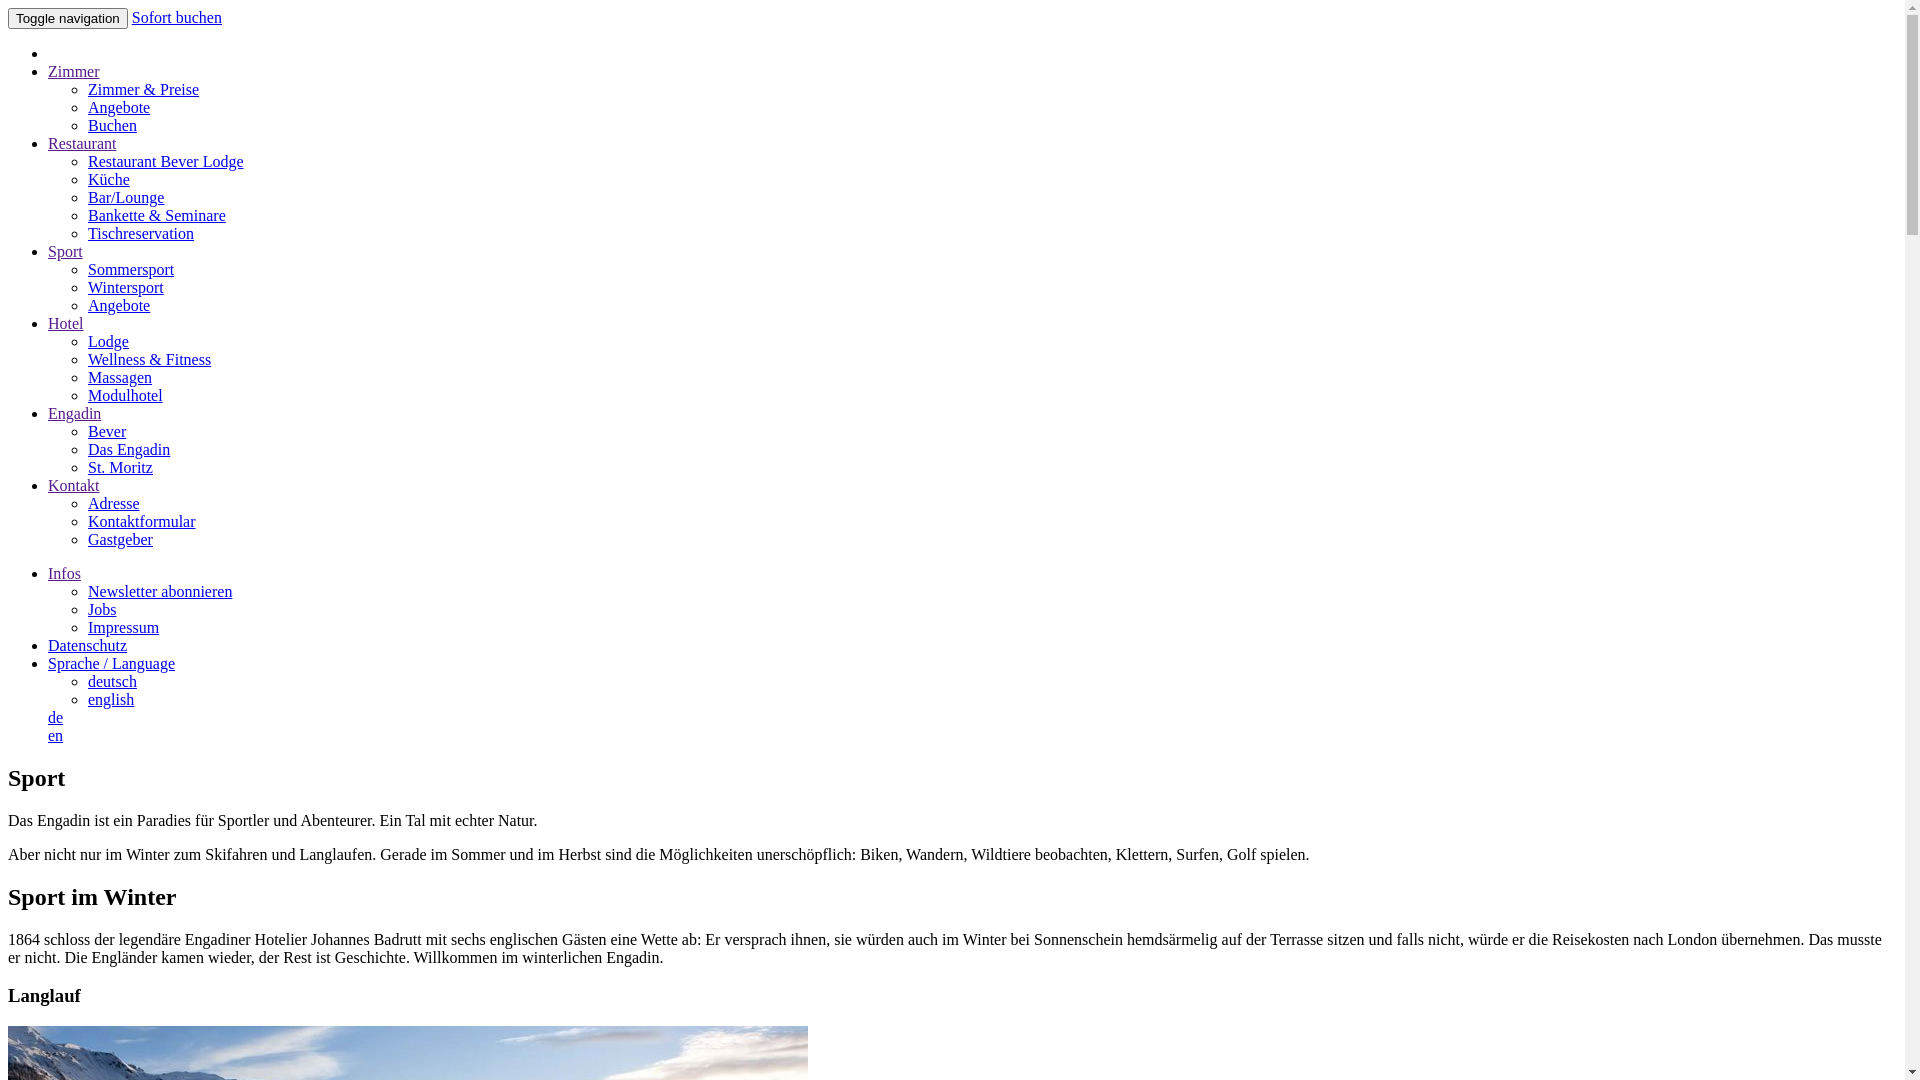 The height and width of the screenshot is (1080, 1920). What do you see at coordinates (119, 377) in the screenshot?
I see `'Massagen'` at bounding box center [119, 377].